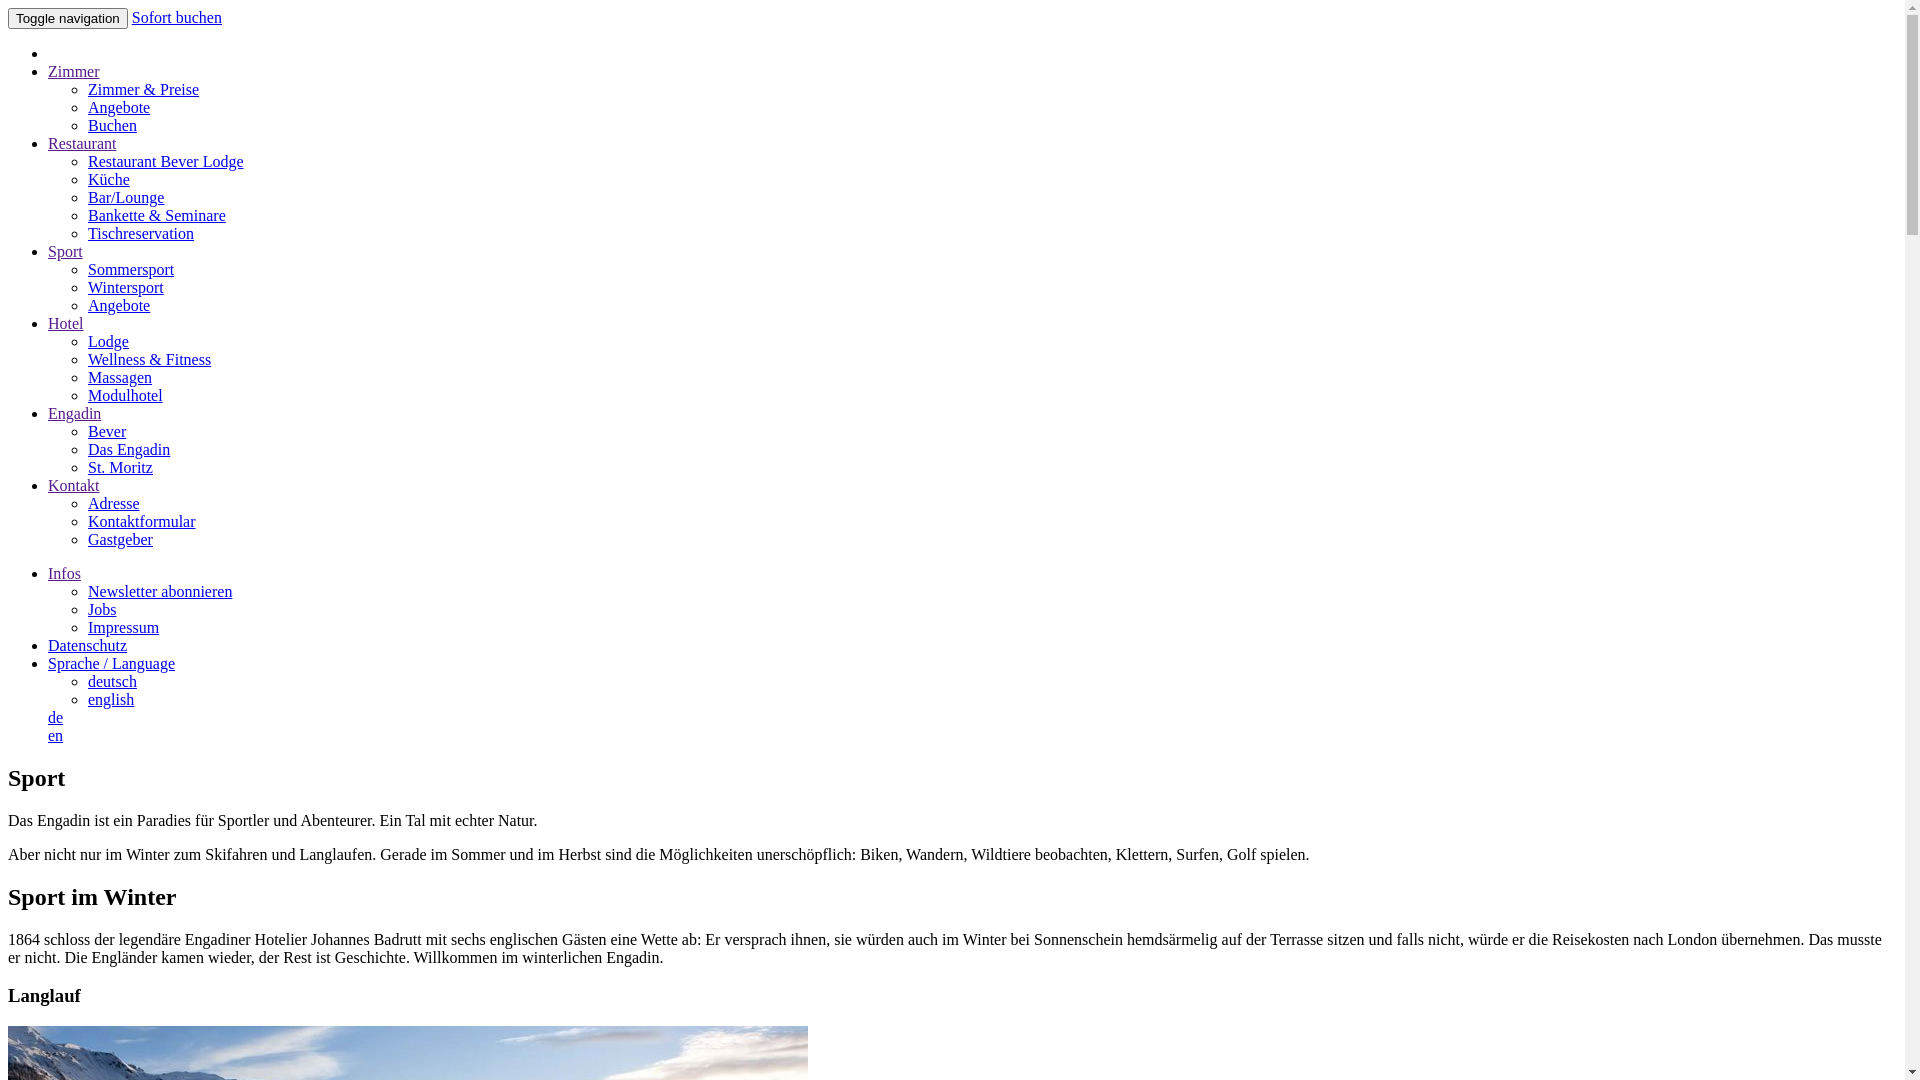 The height and width of the screenshot is (1080, 1920). What do you see at coordinates (119, 377) in the screenshot?
I see `'Massagen'` at bounding box center [119, 377].